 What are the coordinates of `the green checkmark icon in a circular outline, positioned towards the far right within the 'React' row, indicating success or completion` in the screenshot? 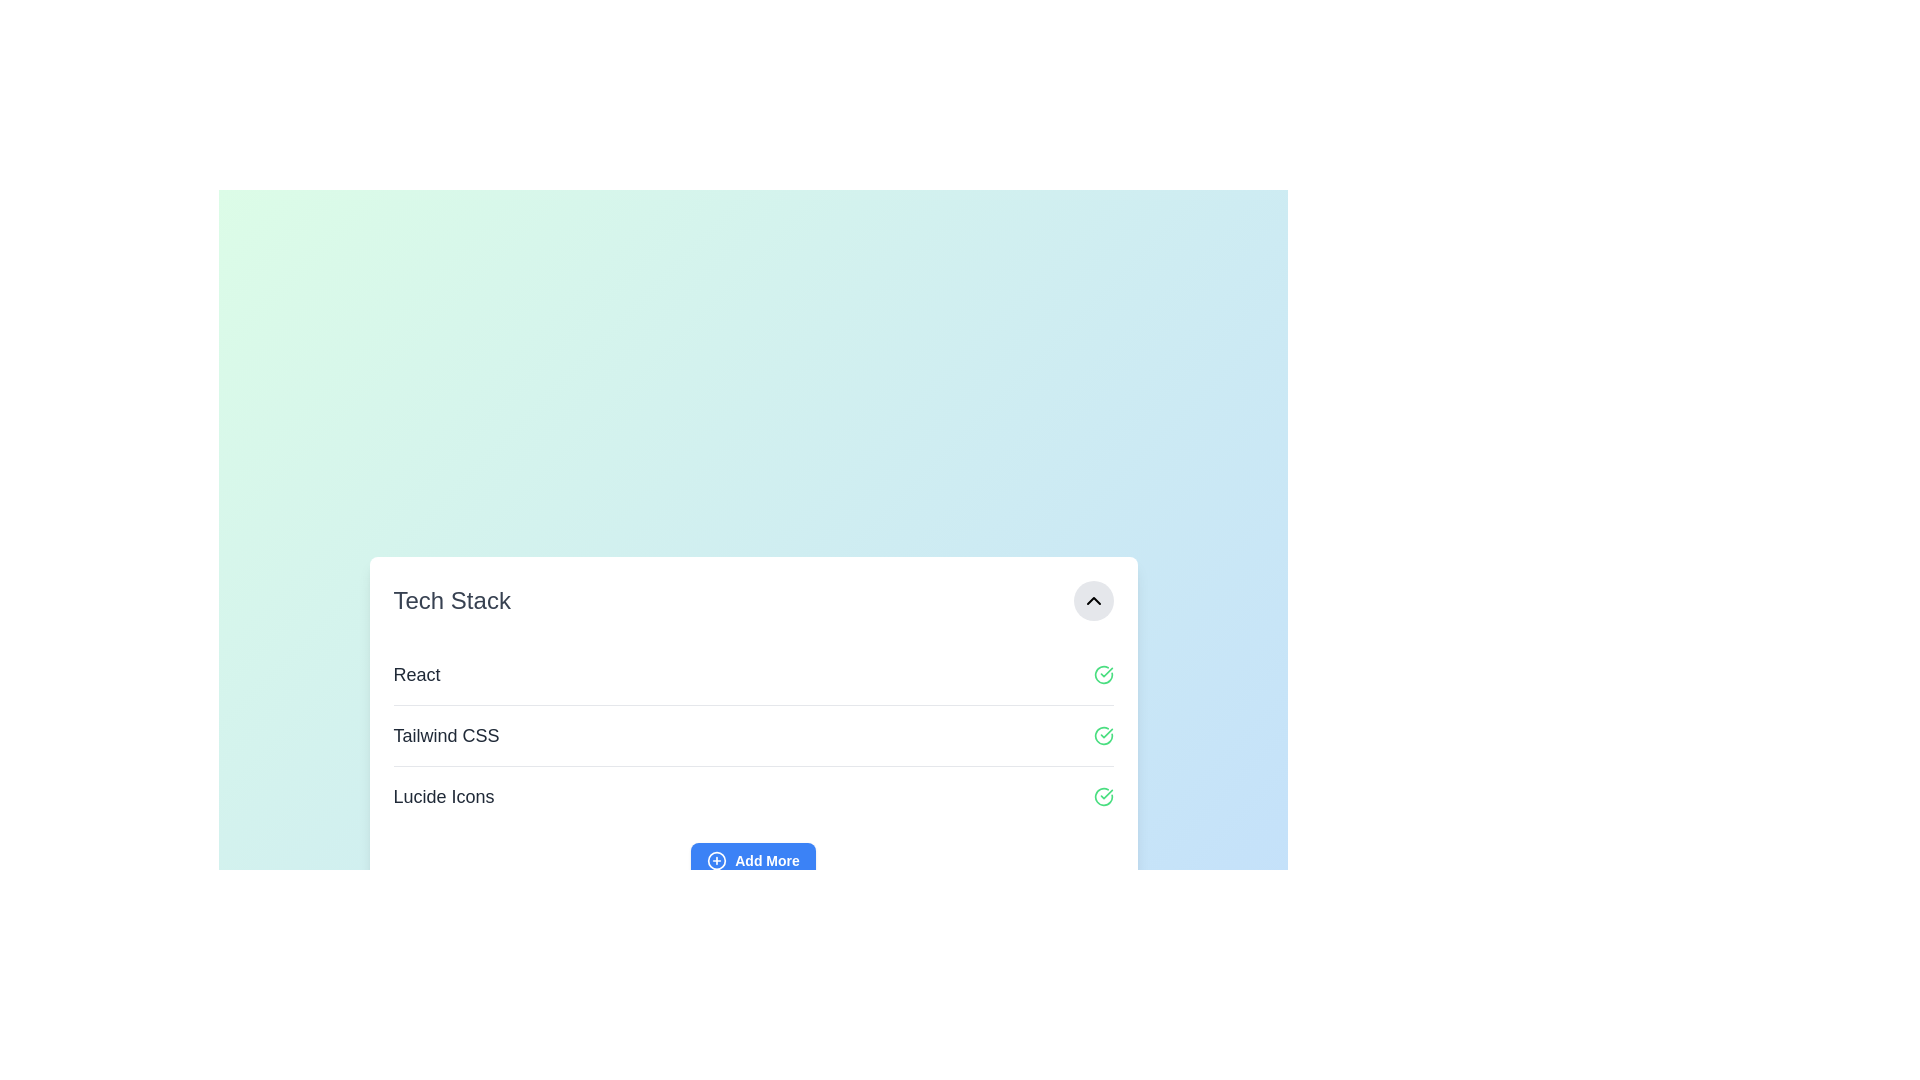 It's located at (1102, 675).